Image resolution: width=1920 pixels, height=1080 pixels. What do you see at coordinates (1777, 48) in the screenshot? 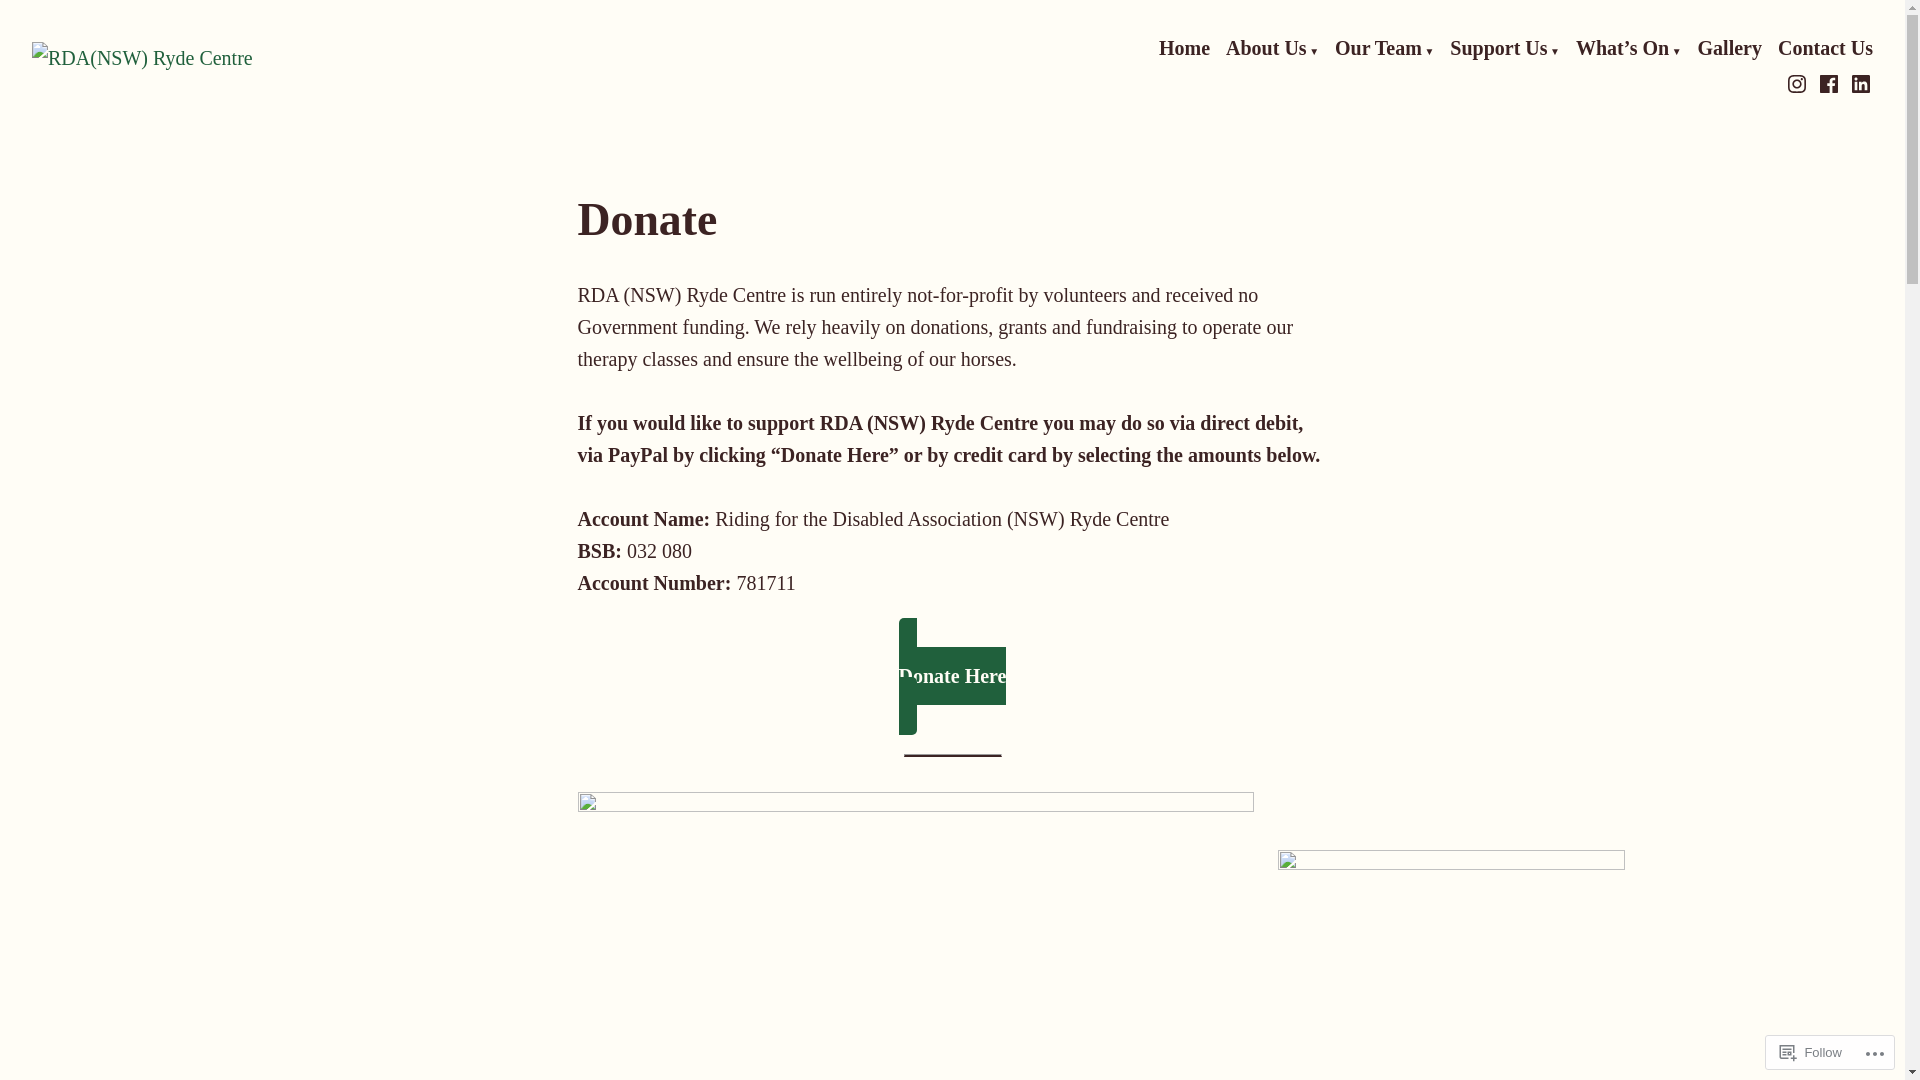
I see `'Contact Us'` at bounding box center [1777, 48].